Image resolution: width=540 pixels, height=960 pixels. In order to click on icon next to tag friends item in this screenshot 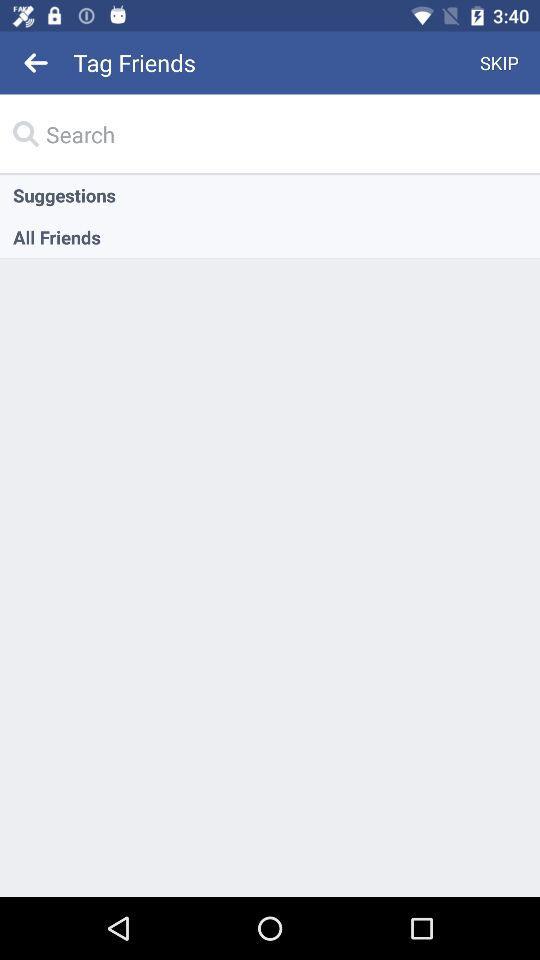, I will do `click(498, 62)`.